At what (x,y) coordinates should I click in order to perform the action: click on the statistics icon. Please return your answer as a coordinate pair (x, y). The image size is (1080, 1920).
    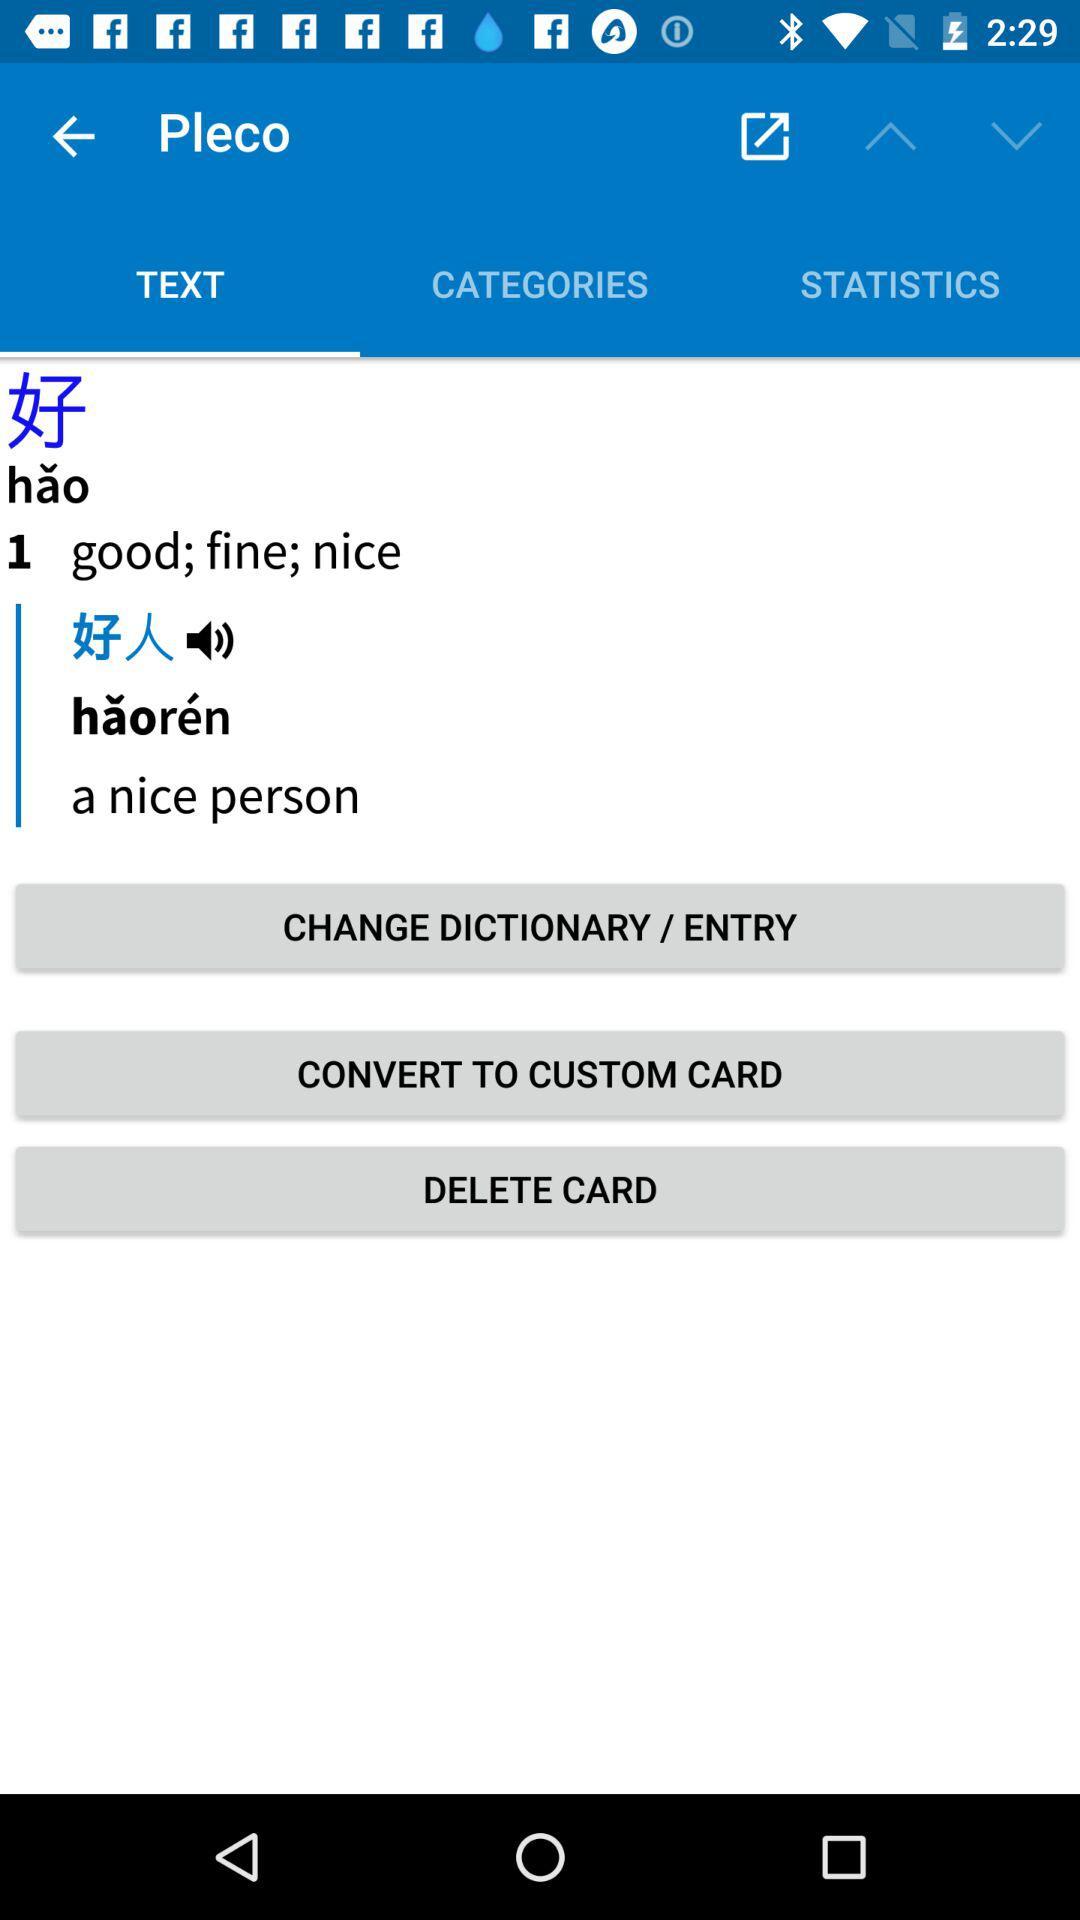
    Looking at the image, I should click on (898, 282).